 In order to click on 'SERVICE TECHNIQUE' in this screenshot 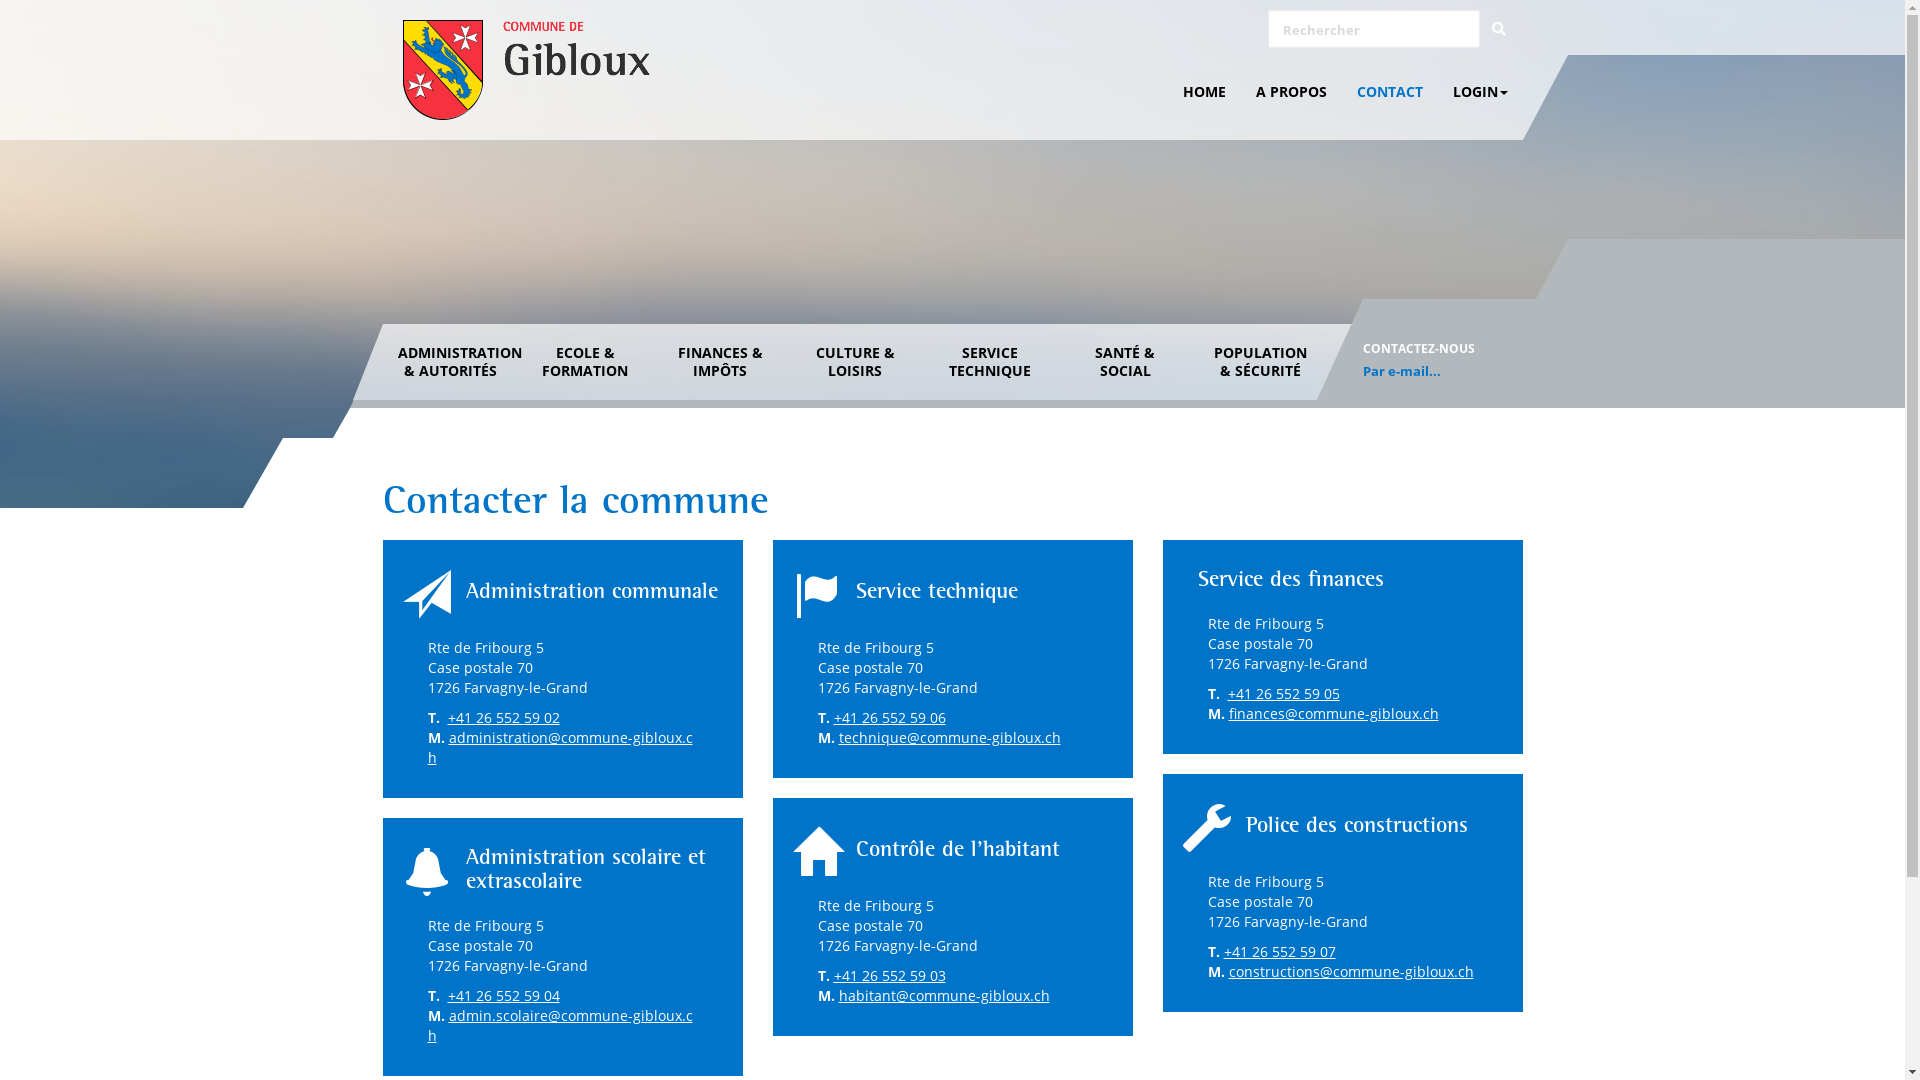, I will do `click(989, 362)`.